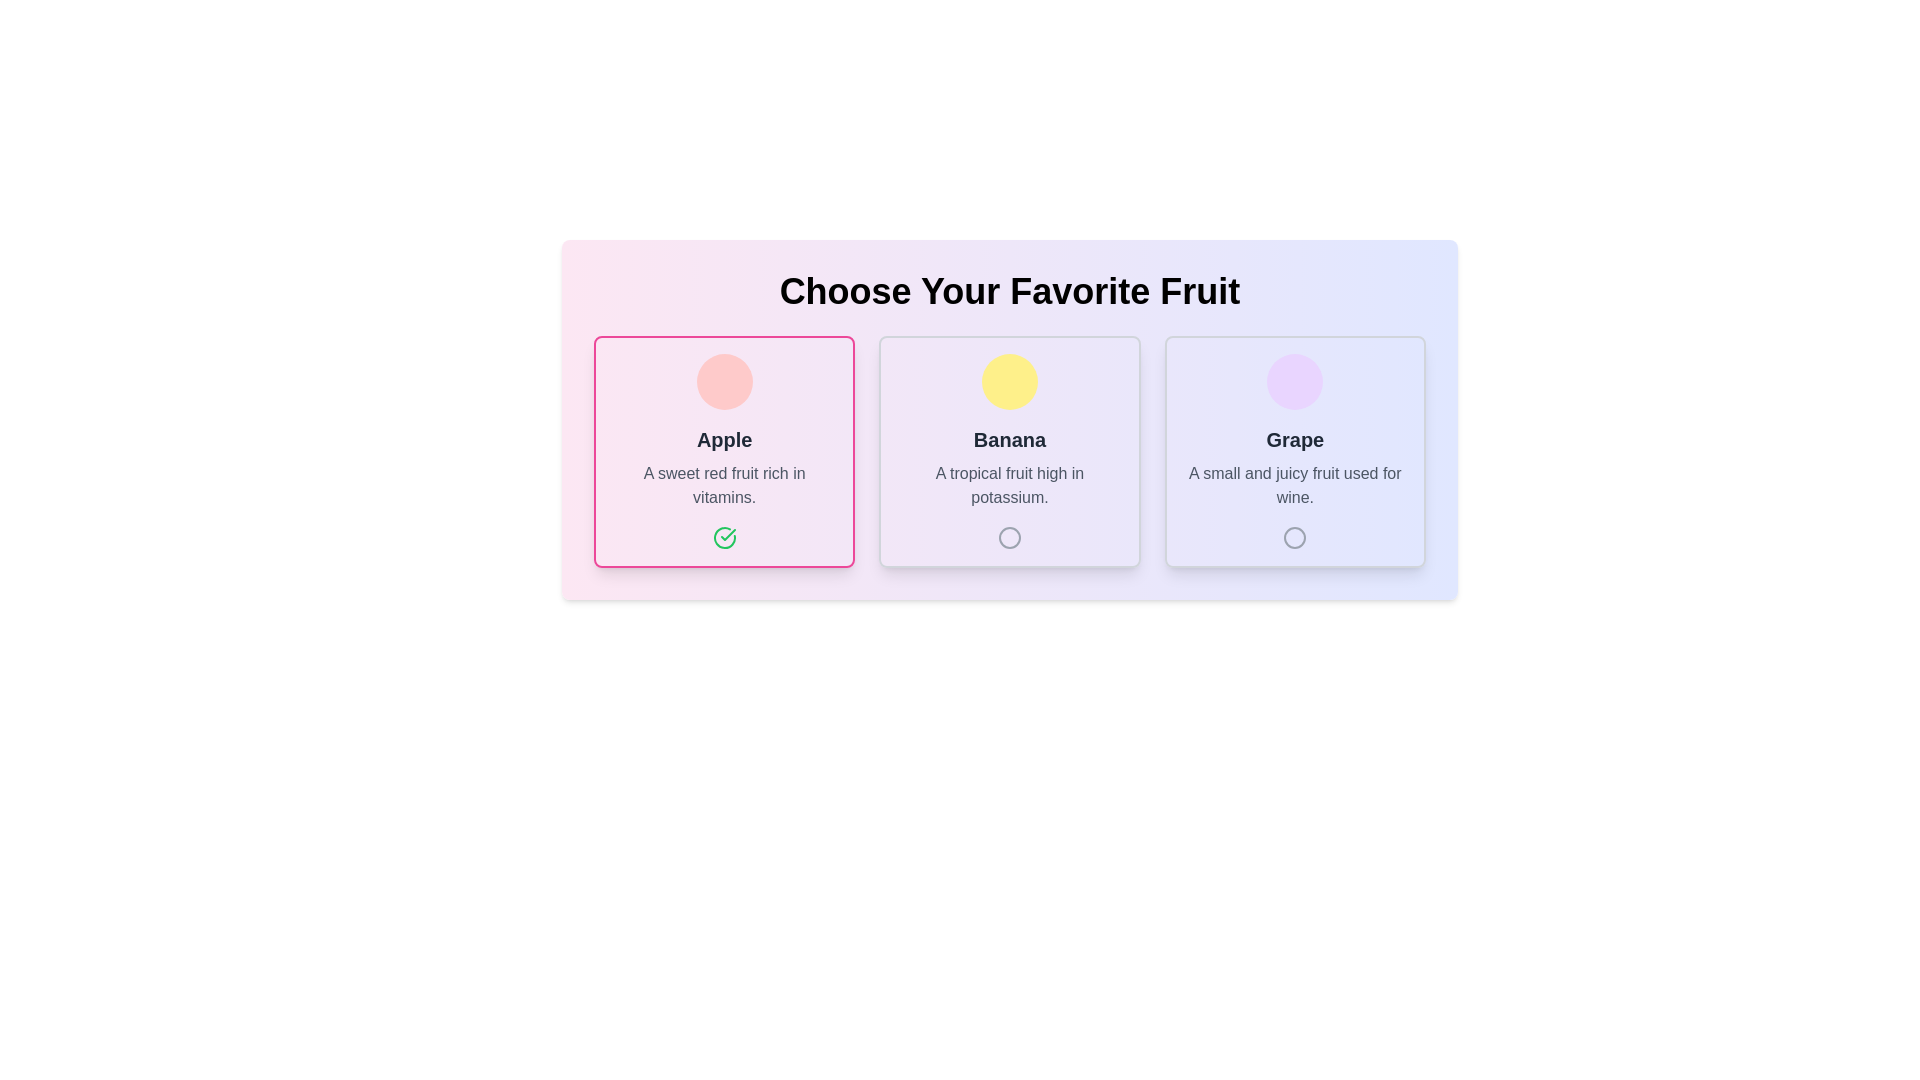 The width and height of the screenshot is (1920, 1080). Describe the element at coordinates (1009, 486) in the screenshot. I see `the second text element that provides additional descriptive information about the banana, located in the middle card among the three displayed options` at that location.